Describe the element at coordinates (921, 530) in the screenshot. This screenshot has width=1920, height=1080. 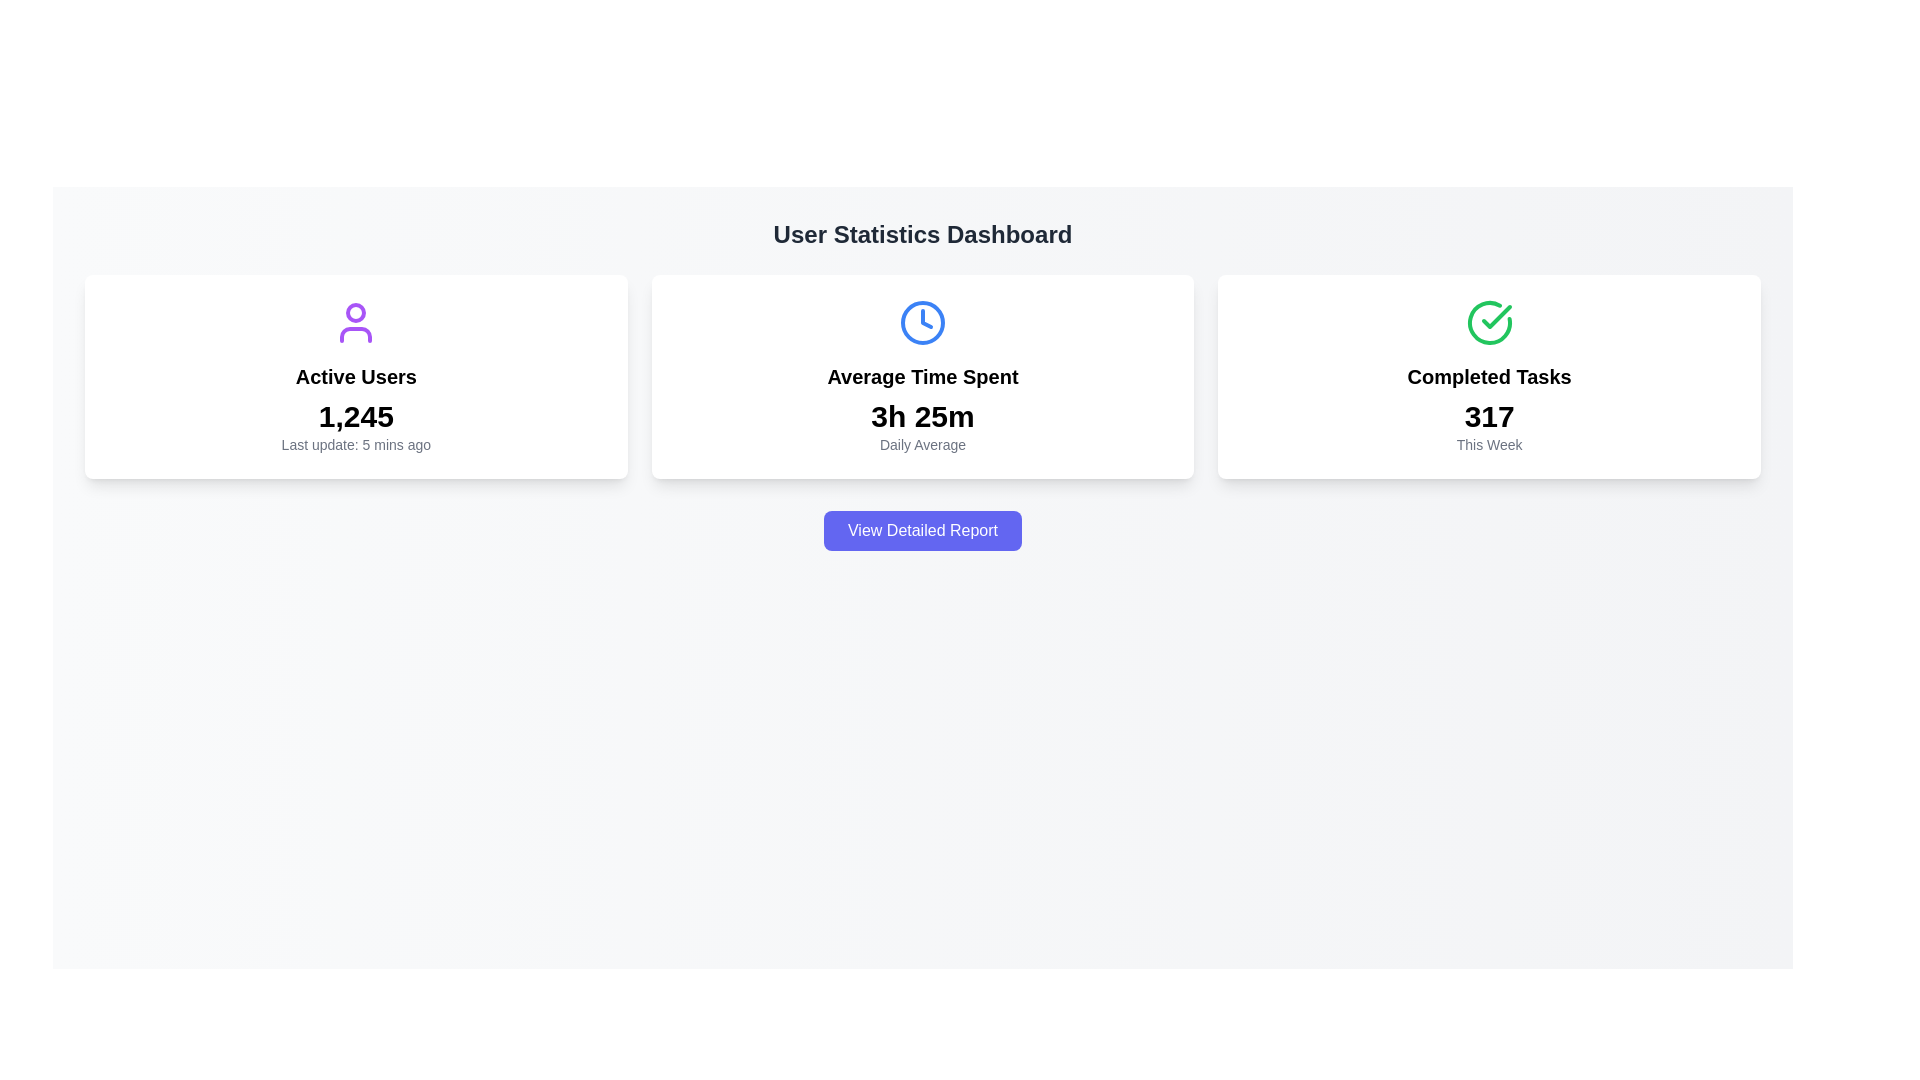
I see `the centrally aligned button below the dashboard statistics` at that location.